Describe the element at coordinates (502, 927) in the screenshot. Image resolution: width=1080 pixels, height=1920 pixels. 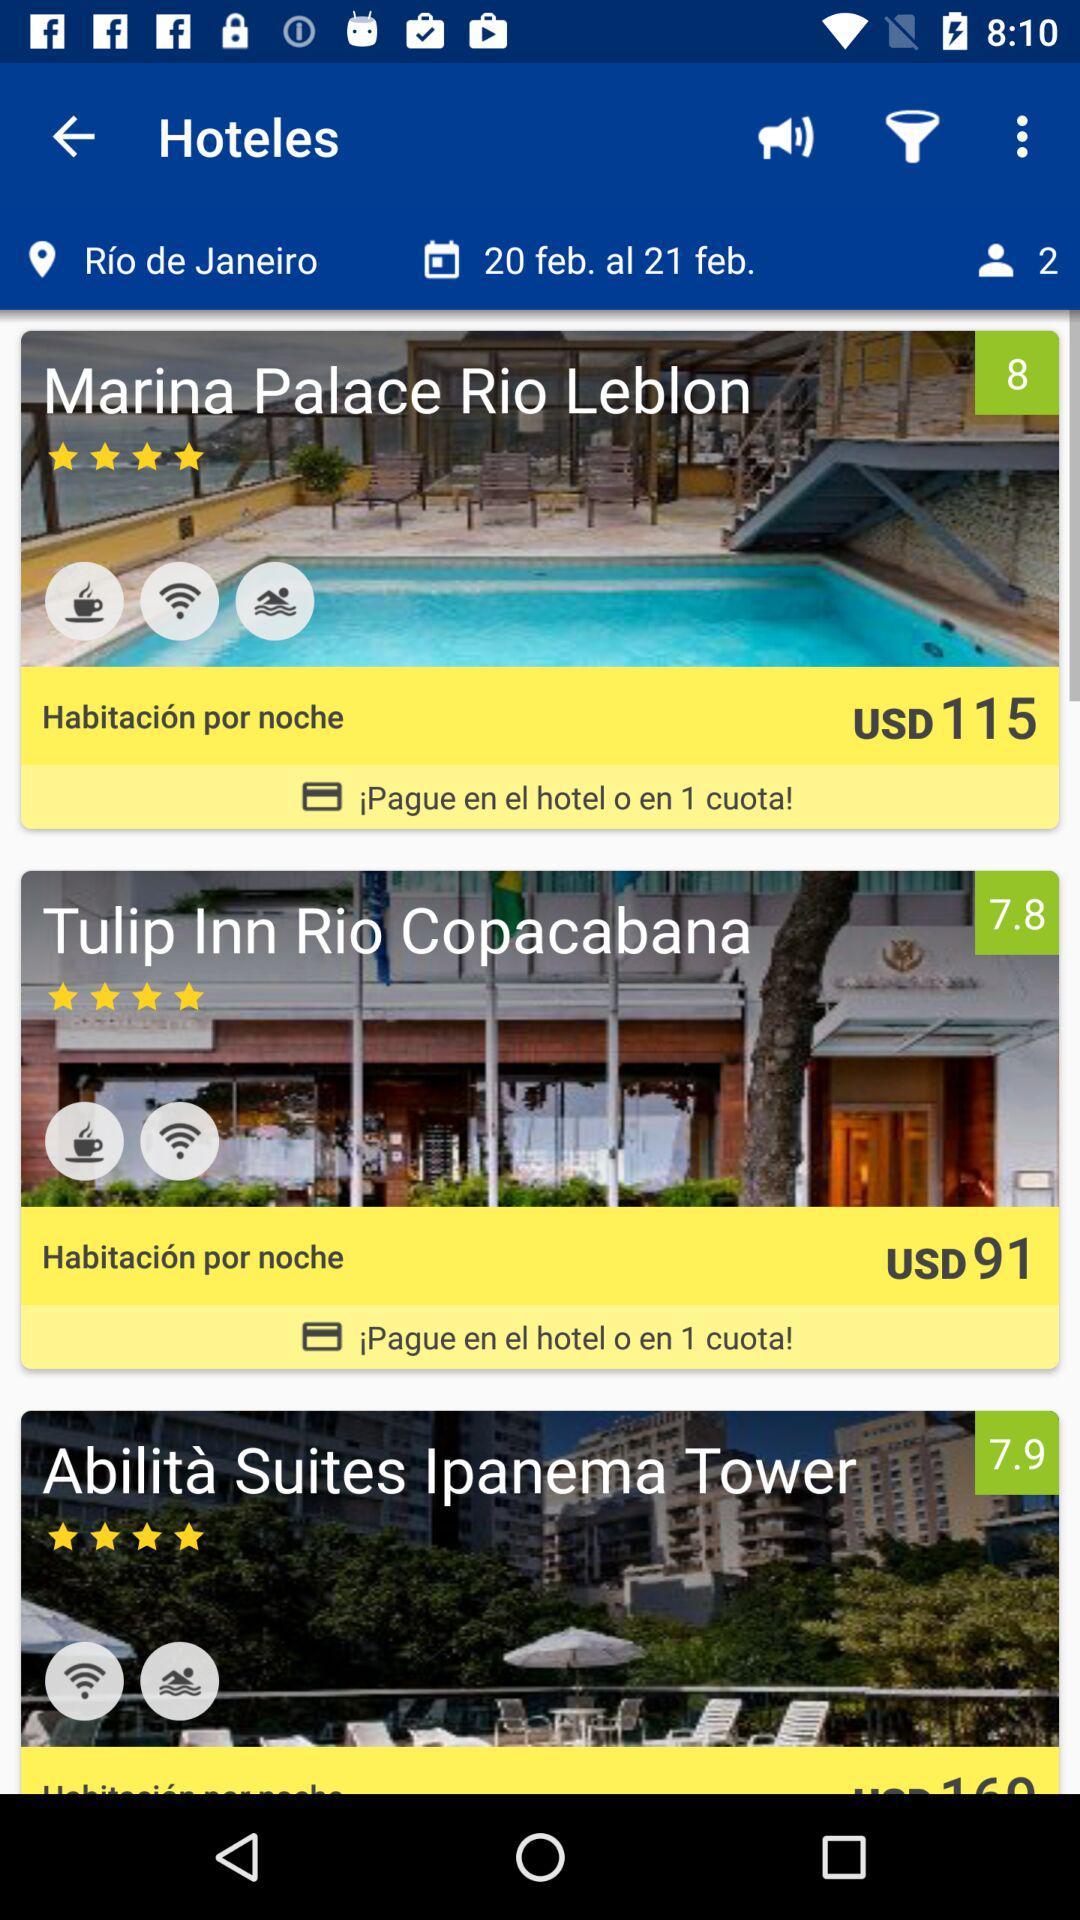
I see `the item below the pague en el icon` at that location.